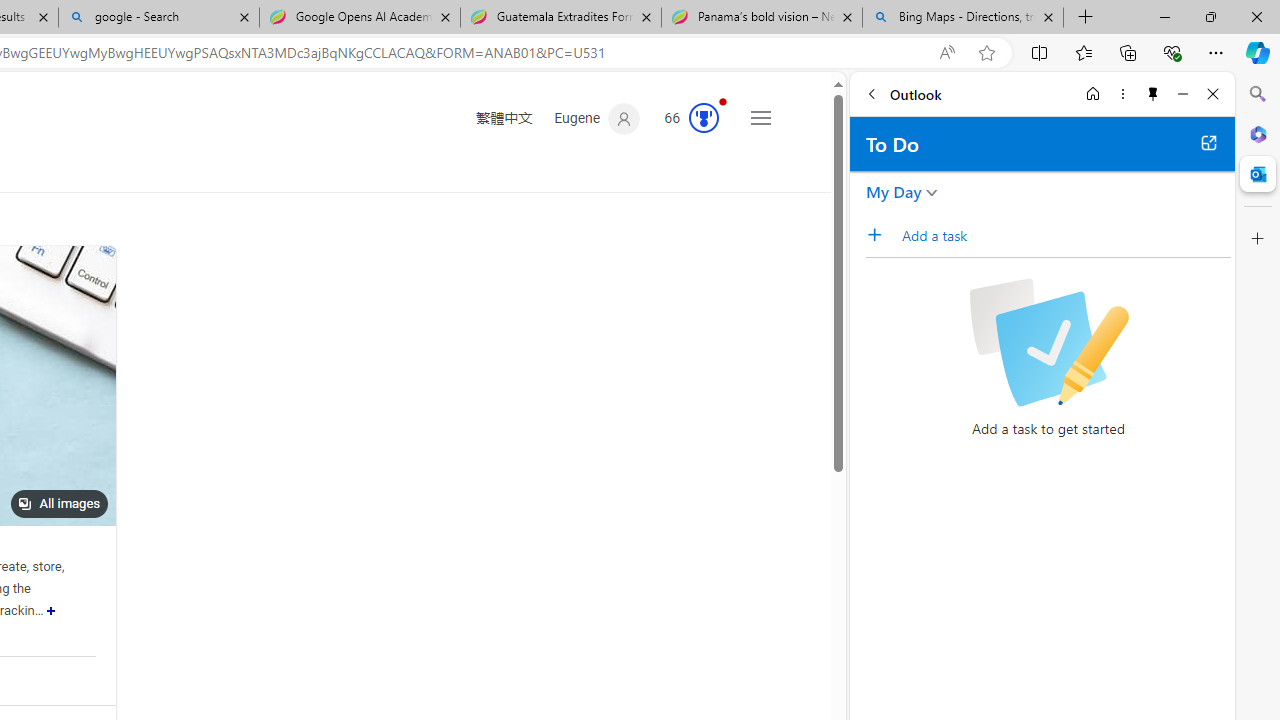  What do you see at coordinates (704, 118) in the screenshot?
I see `'AutomationID: serp_medal_svg'` at bounding box center [704, 118].